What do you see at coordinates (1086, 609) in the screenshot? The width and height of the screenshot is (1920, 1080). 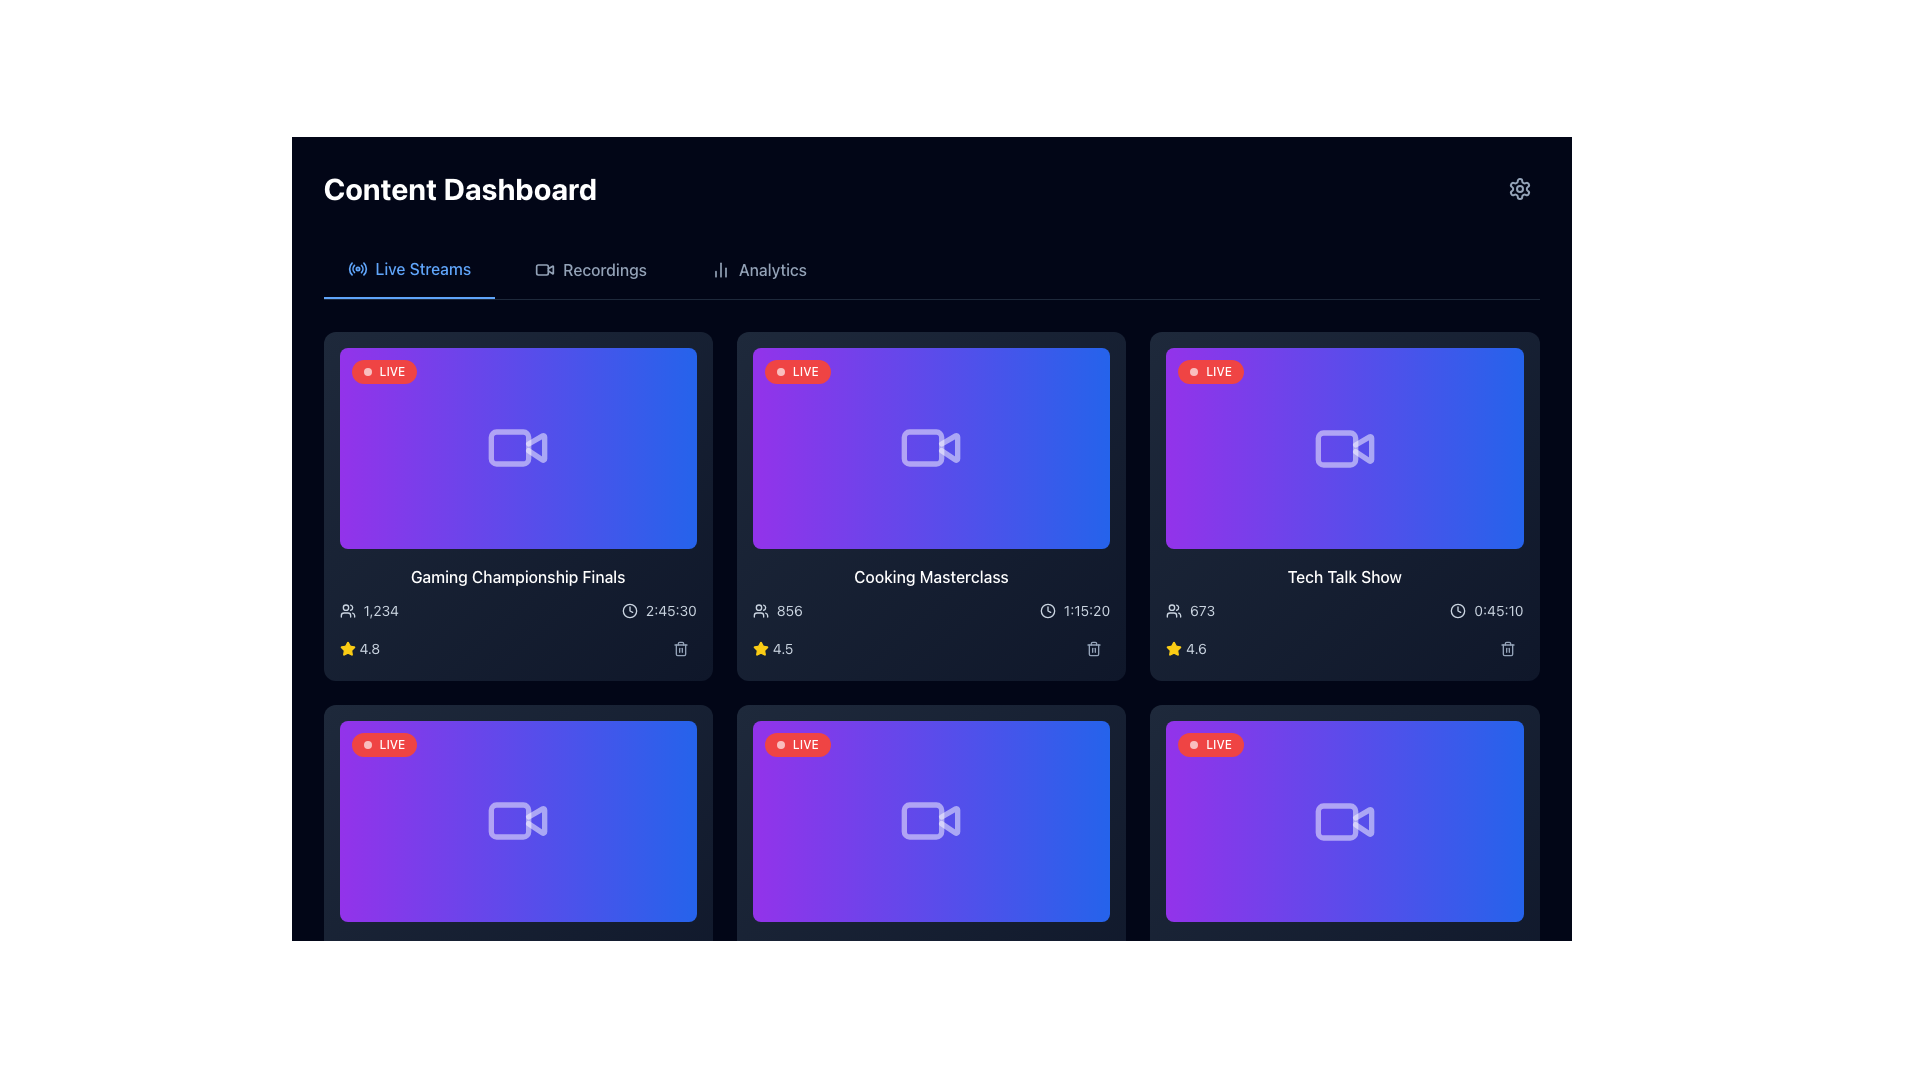 I see `time value displayed in the text label located at the bottom-right corner of the second card in the top row of the grid layout, adjacent to the clock icon` at bounding box center [1086, 609].